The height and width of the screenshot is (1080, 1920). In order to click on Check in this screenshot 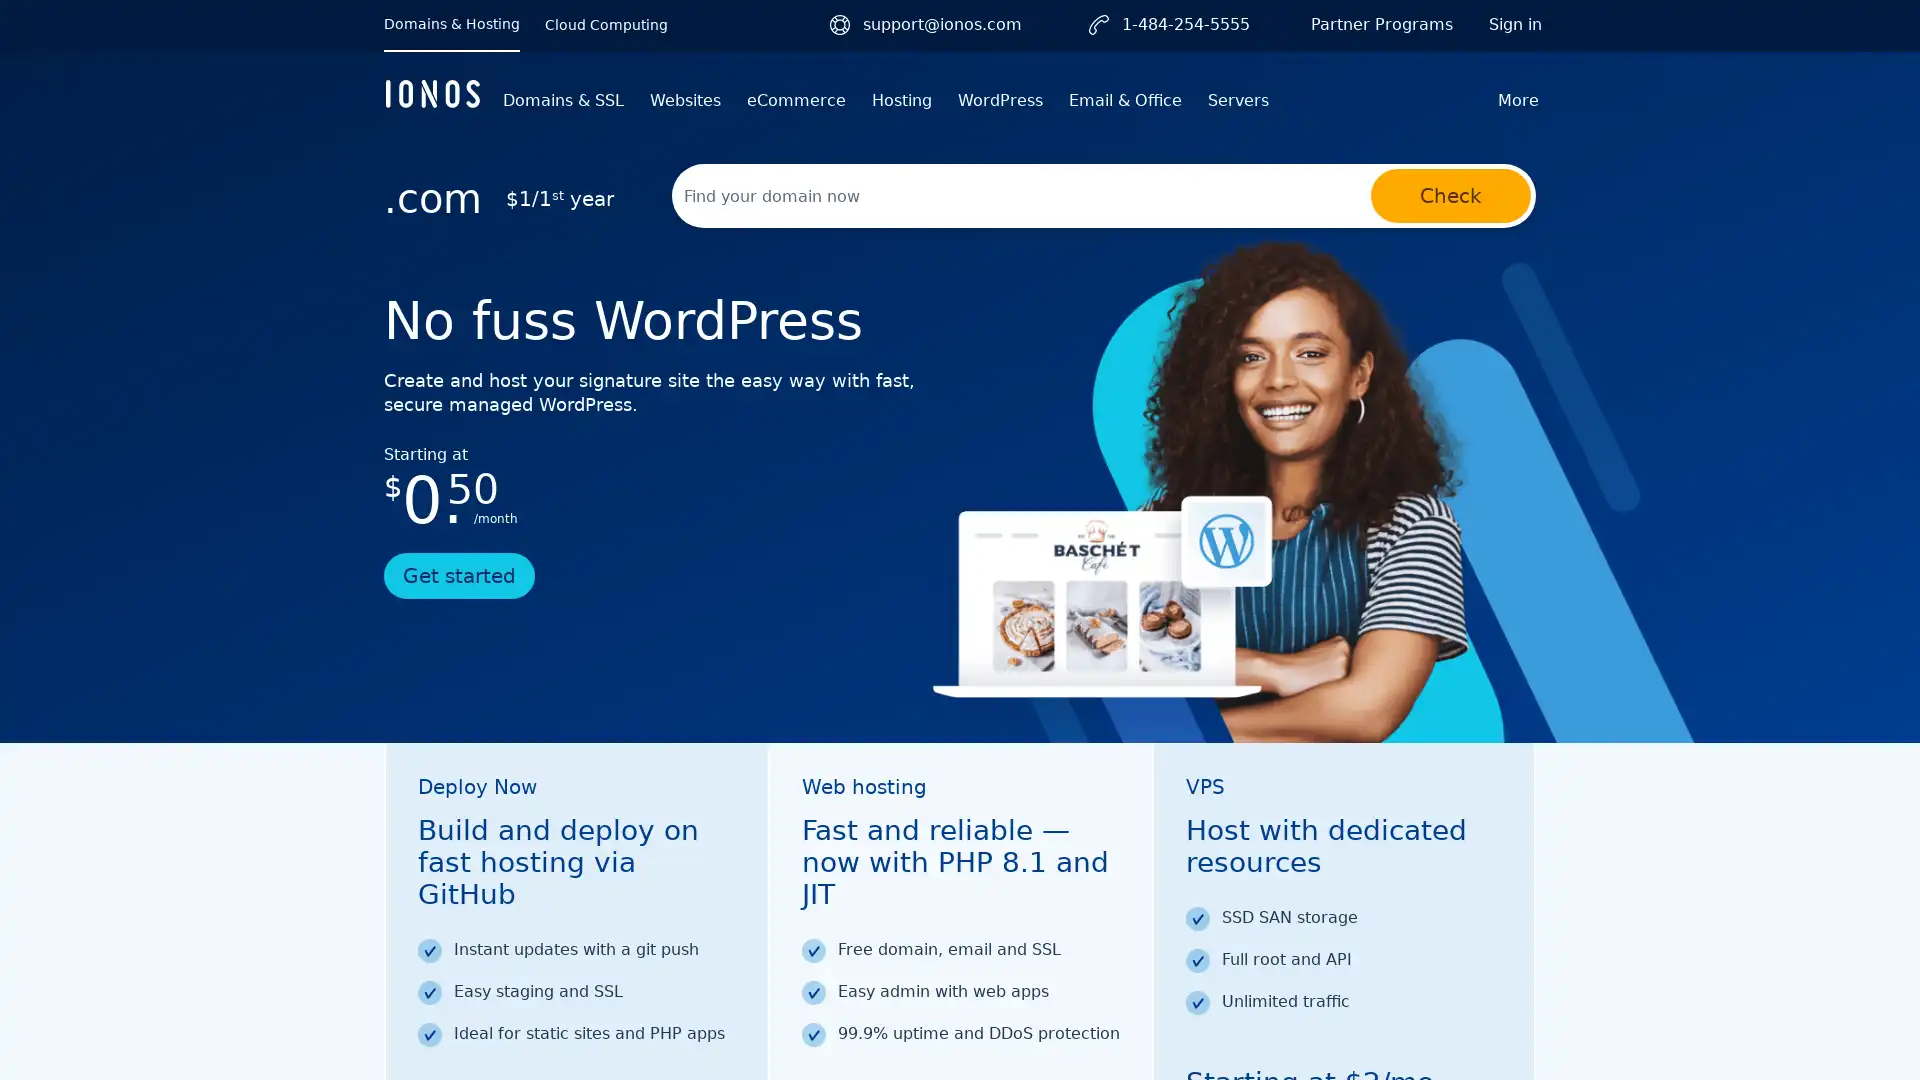, I will do `click(1450, 196)`.